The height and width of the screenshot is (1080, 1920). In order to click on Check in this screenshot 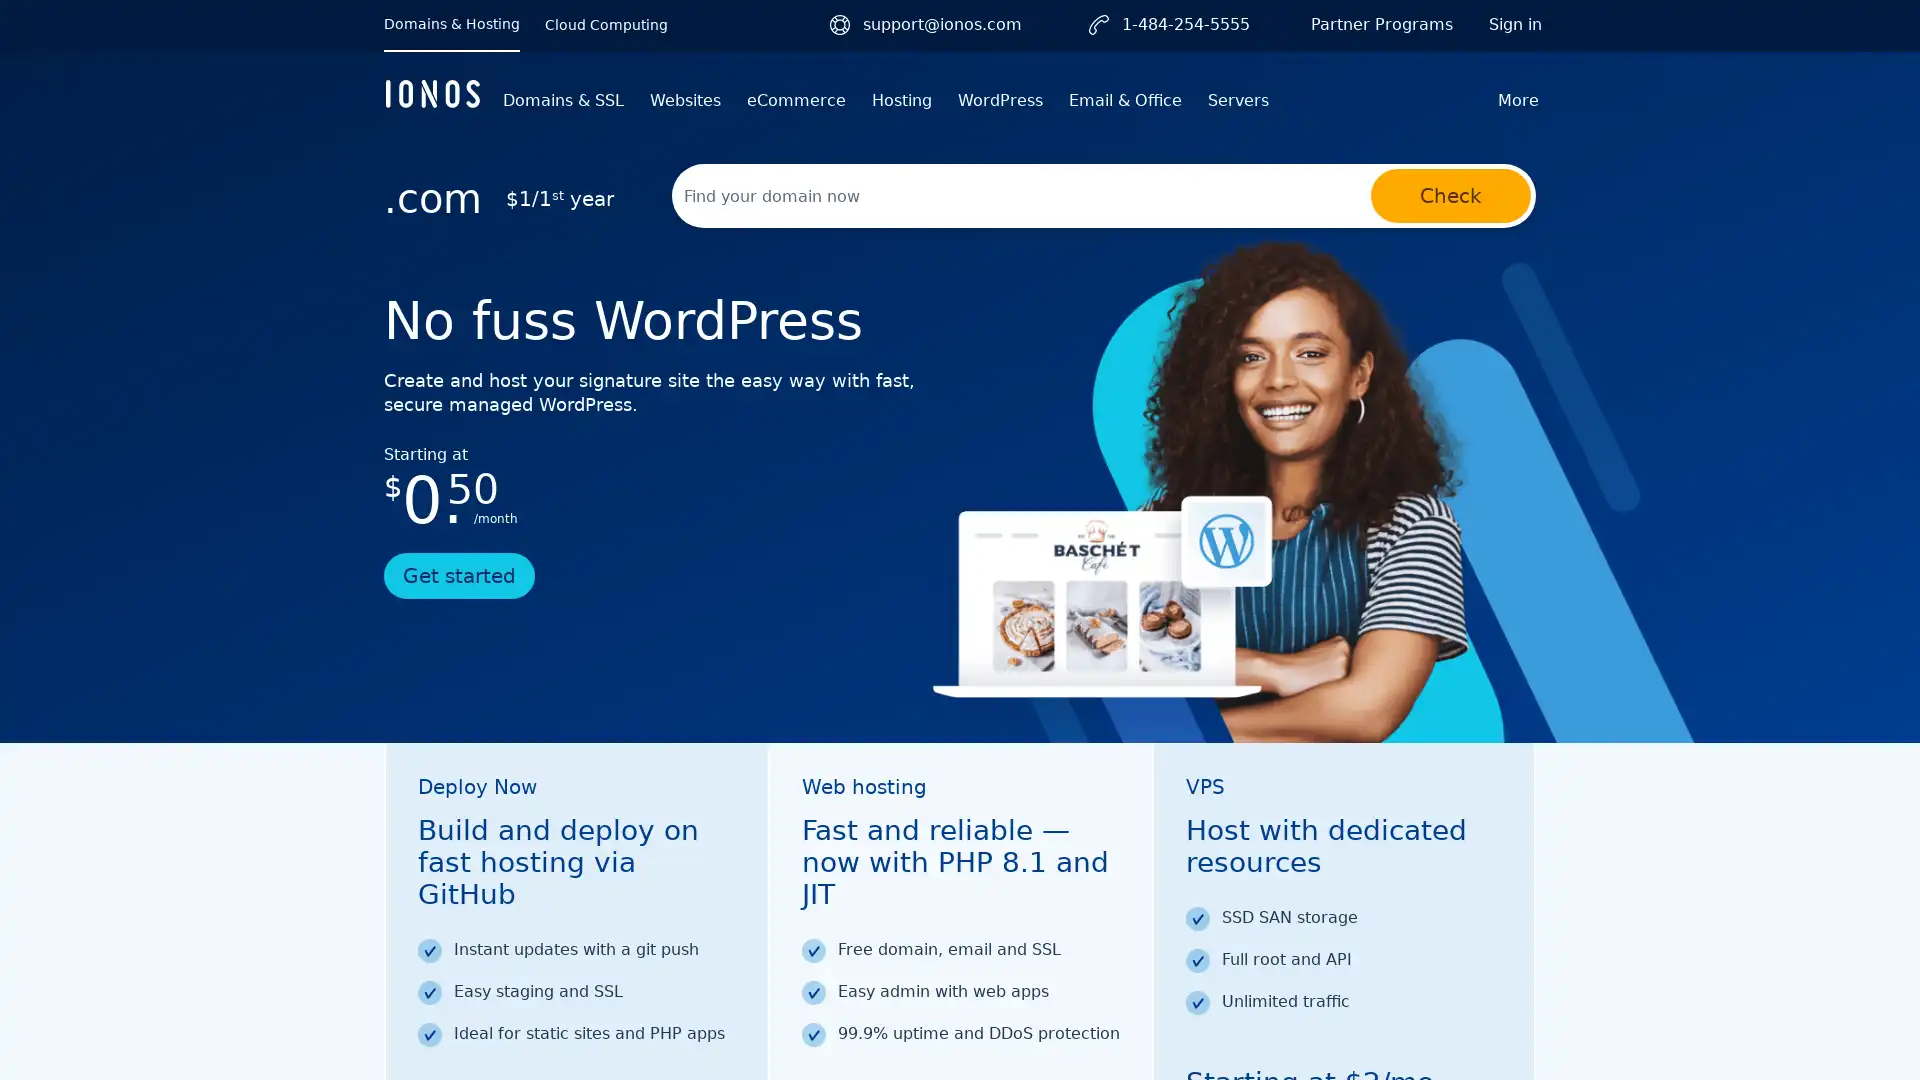, I will do `click(1450, 196)`.